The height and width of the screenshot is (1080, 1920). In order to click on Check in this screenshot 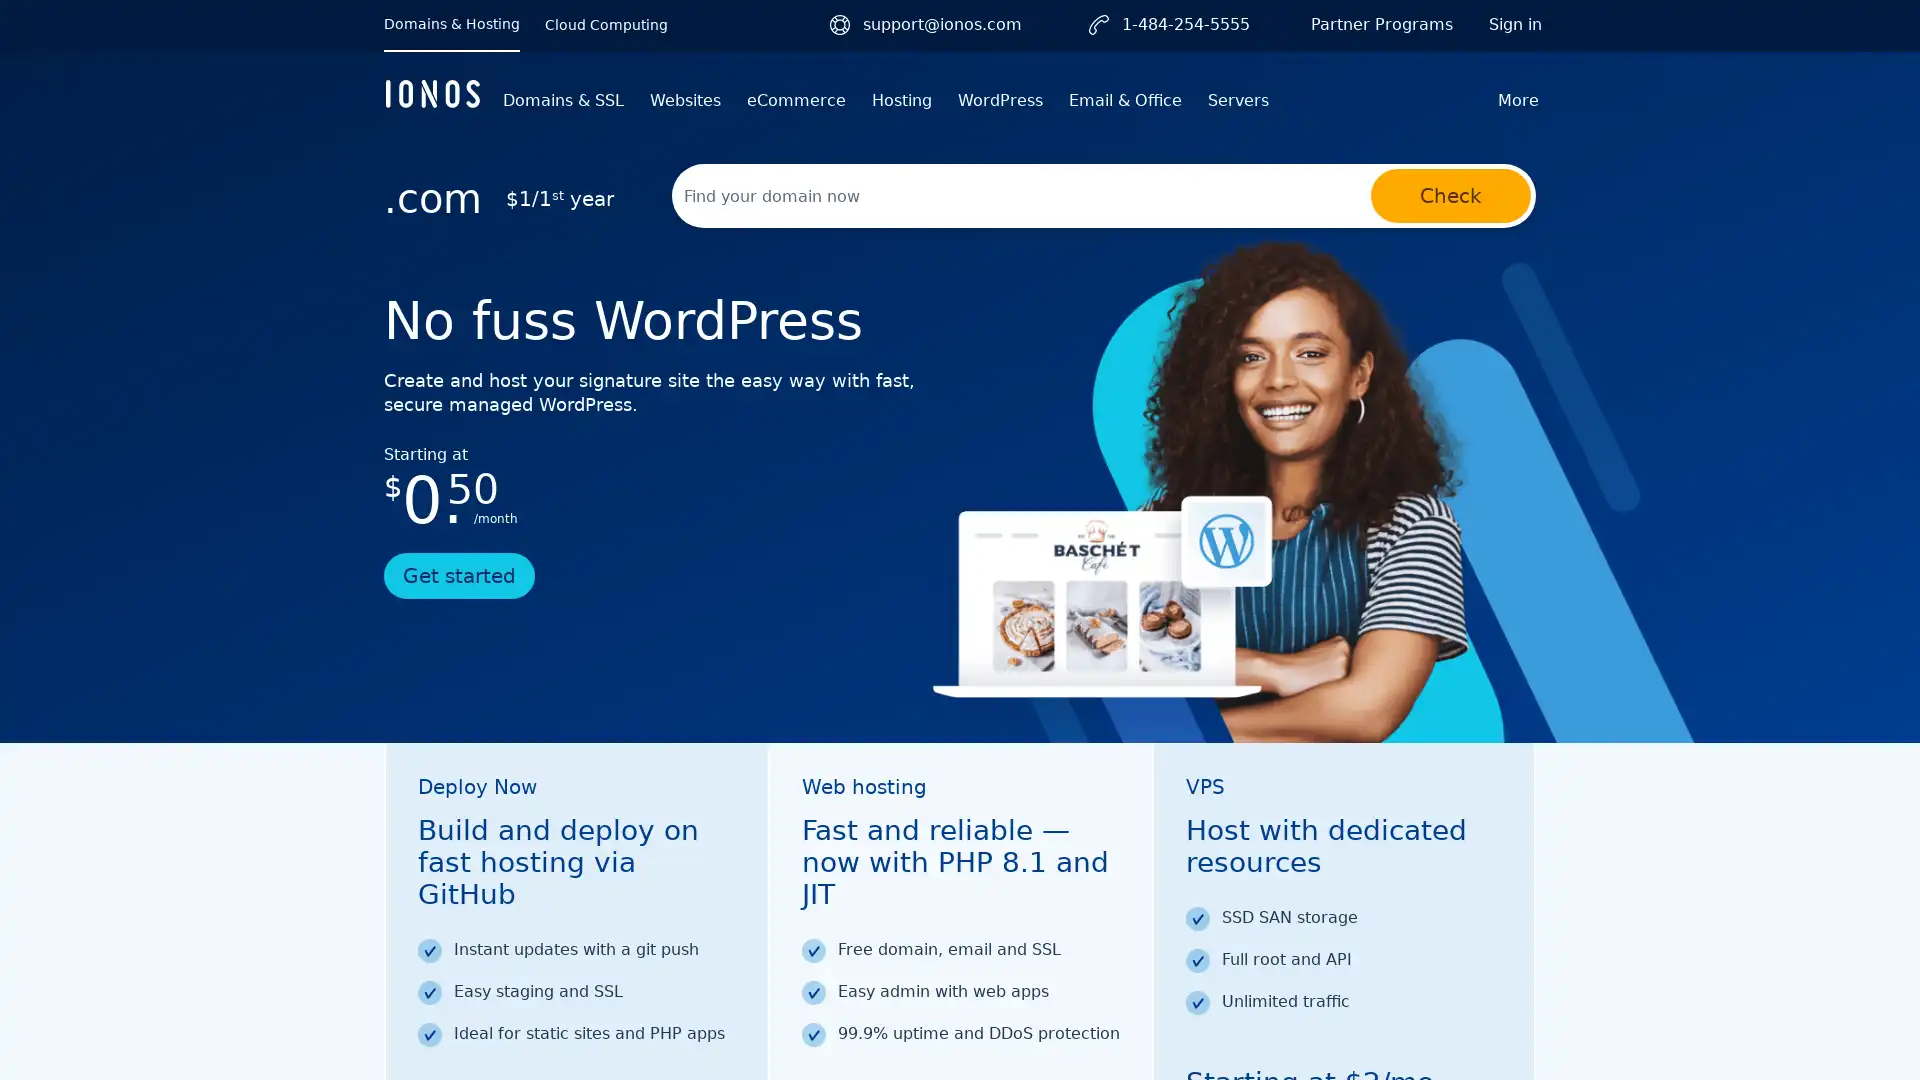, I will do `click(1450, 196)`.